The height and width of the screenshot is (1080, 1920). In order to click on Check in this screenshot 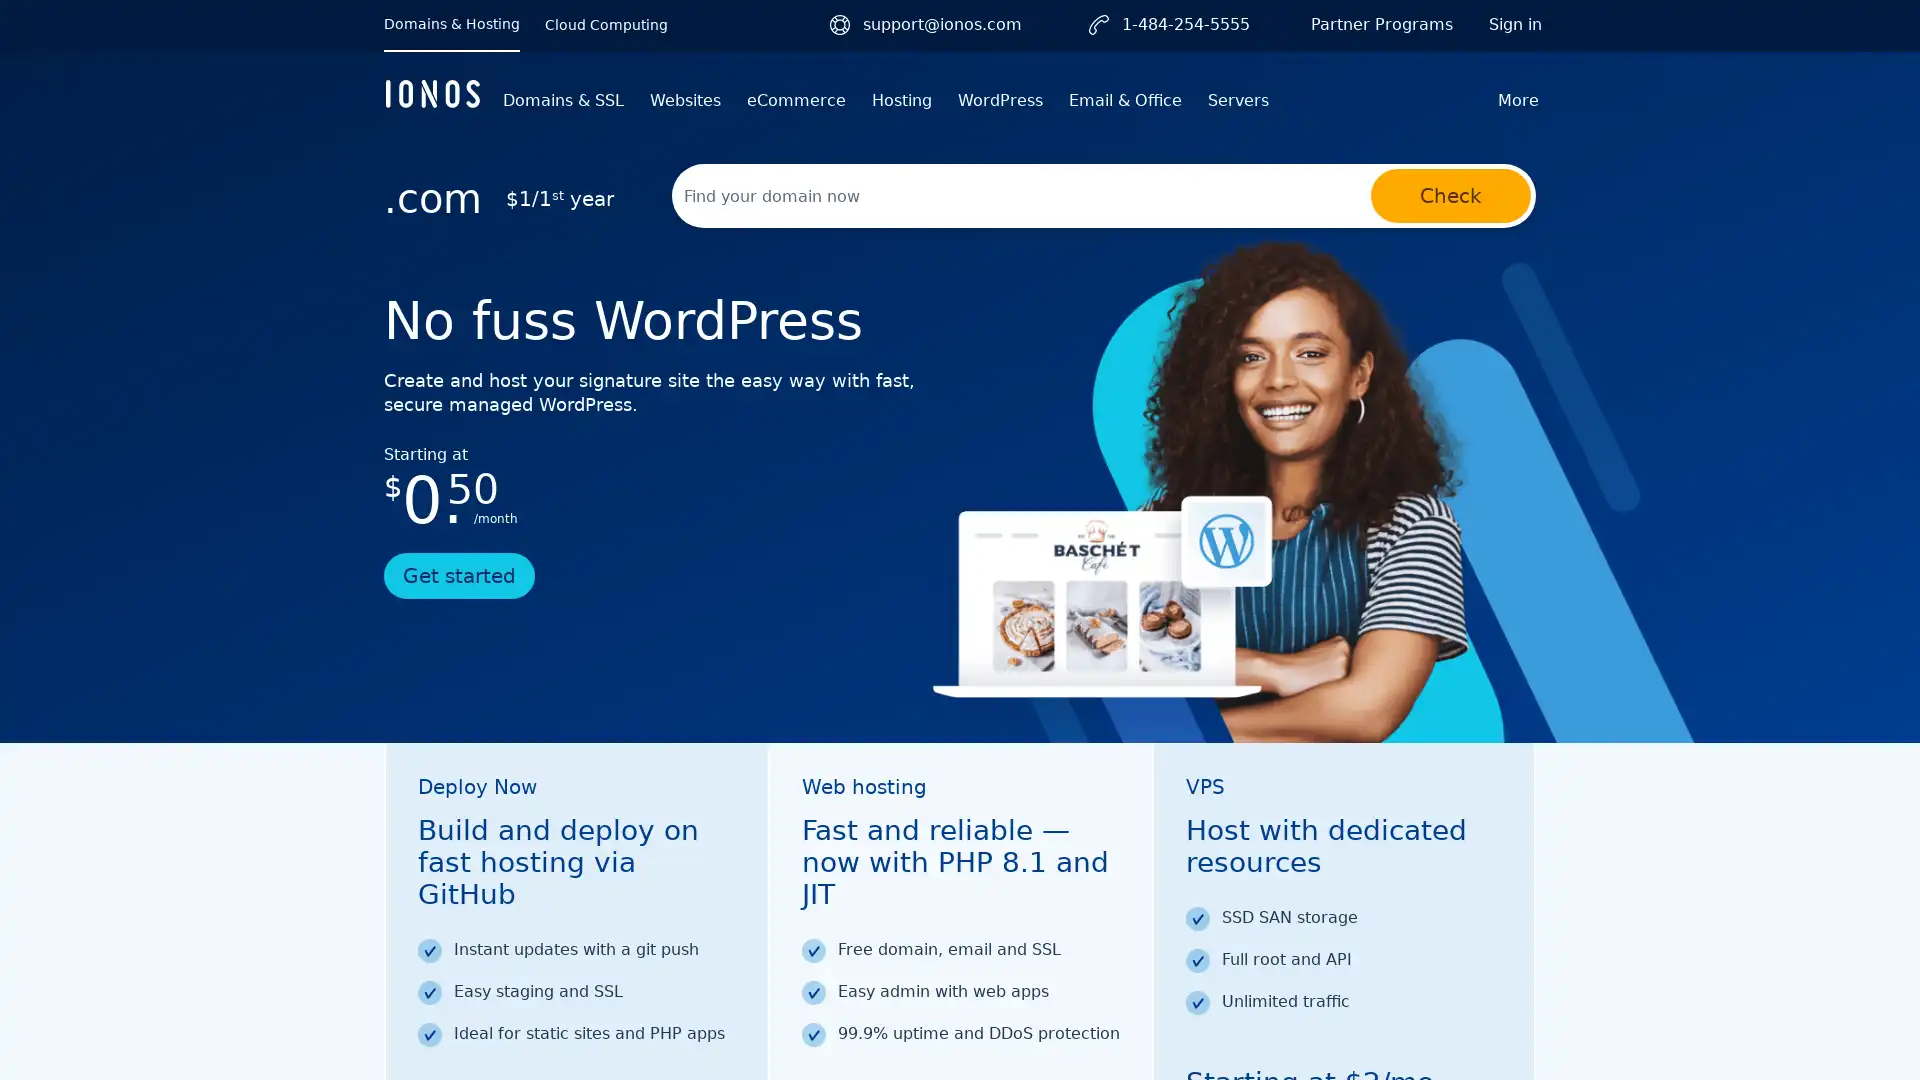, I will do `click(1450, 196)`.